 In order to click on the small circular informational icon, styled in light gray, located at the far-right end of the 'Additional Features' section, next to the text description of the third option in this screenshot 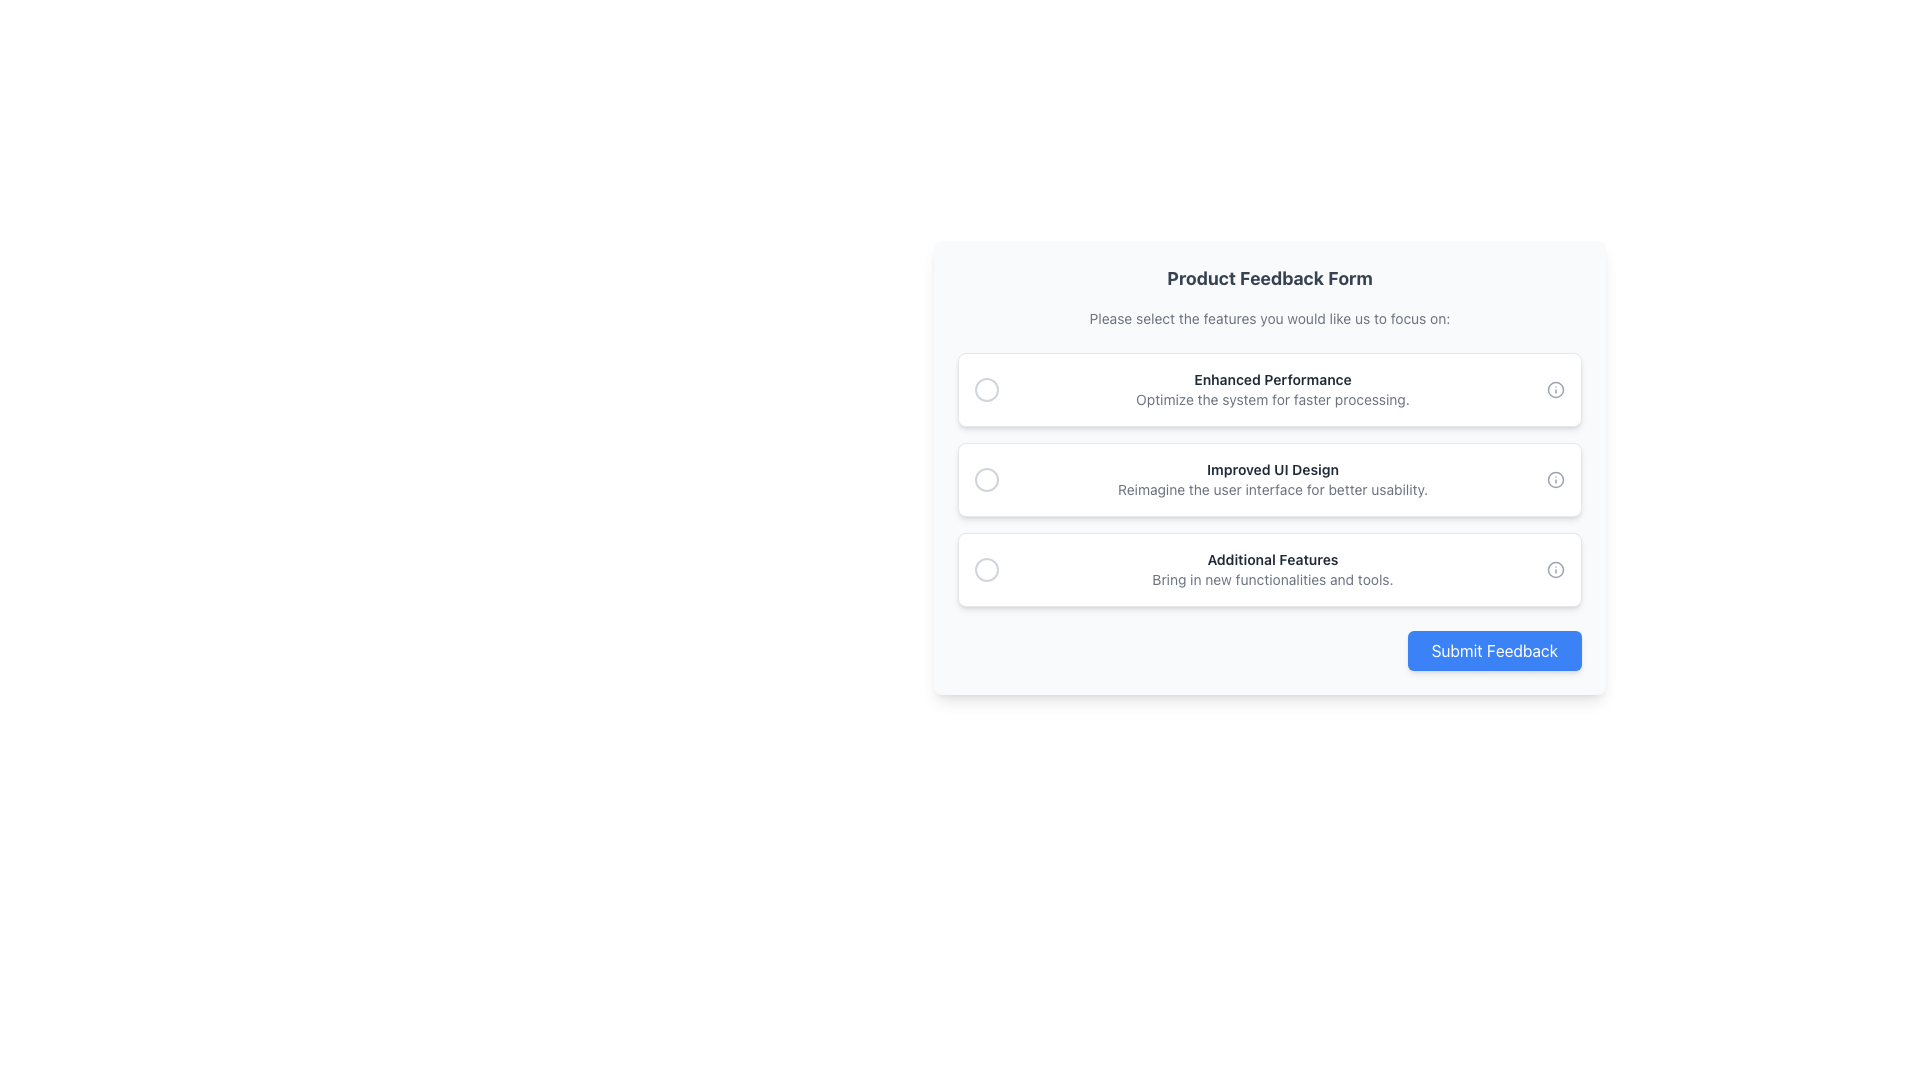, I will do `click(1554, 570)`.